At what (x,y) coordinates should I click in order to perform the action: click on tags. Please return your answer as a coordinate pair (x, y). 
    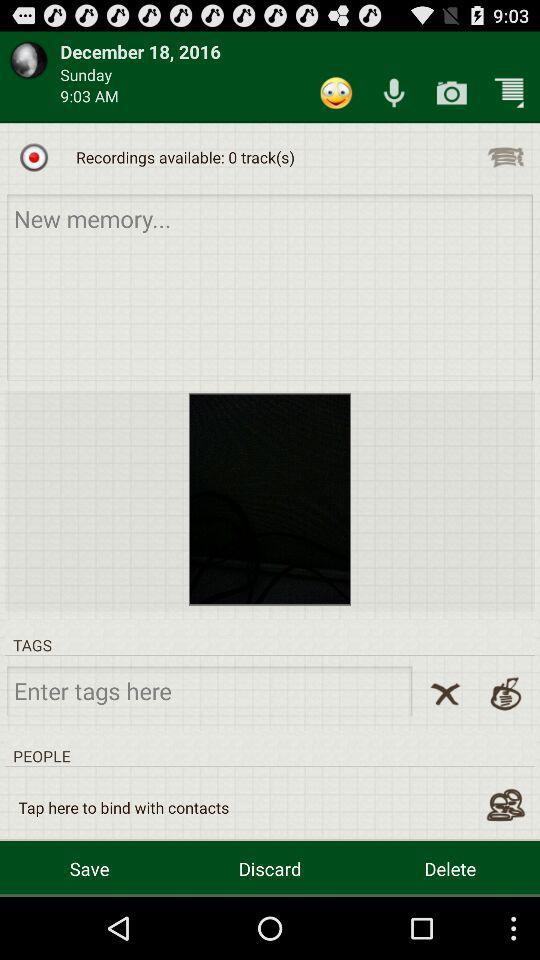
    Looking at the image, I should click on (208, 690).